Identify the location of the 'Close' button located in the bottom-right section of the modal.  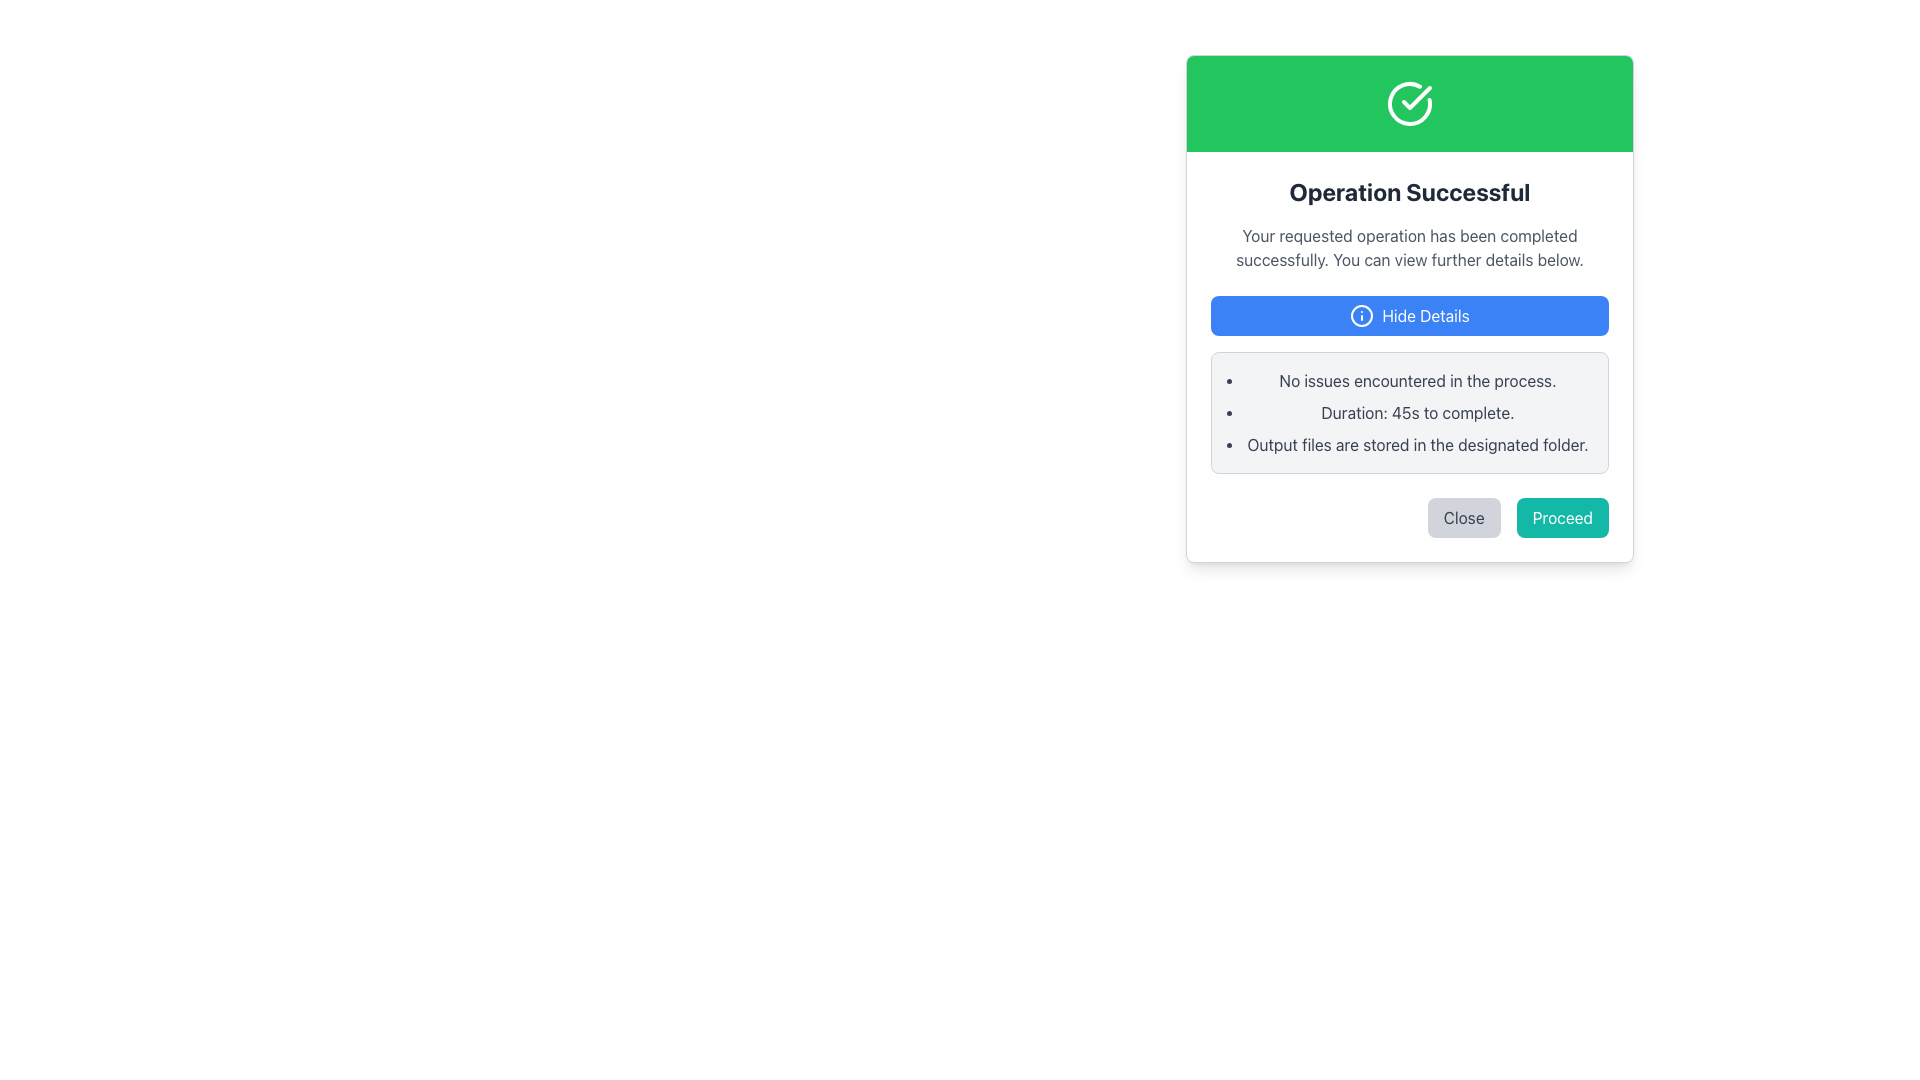
(1464, 516).